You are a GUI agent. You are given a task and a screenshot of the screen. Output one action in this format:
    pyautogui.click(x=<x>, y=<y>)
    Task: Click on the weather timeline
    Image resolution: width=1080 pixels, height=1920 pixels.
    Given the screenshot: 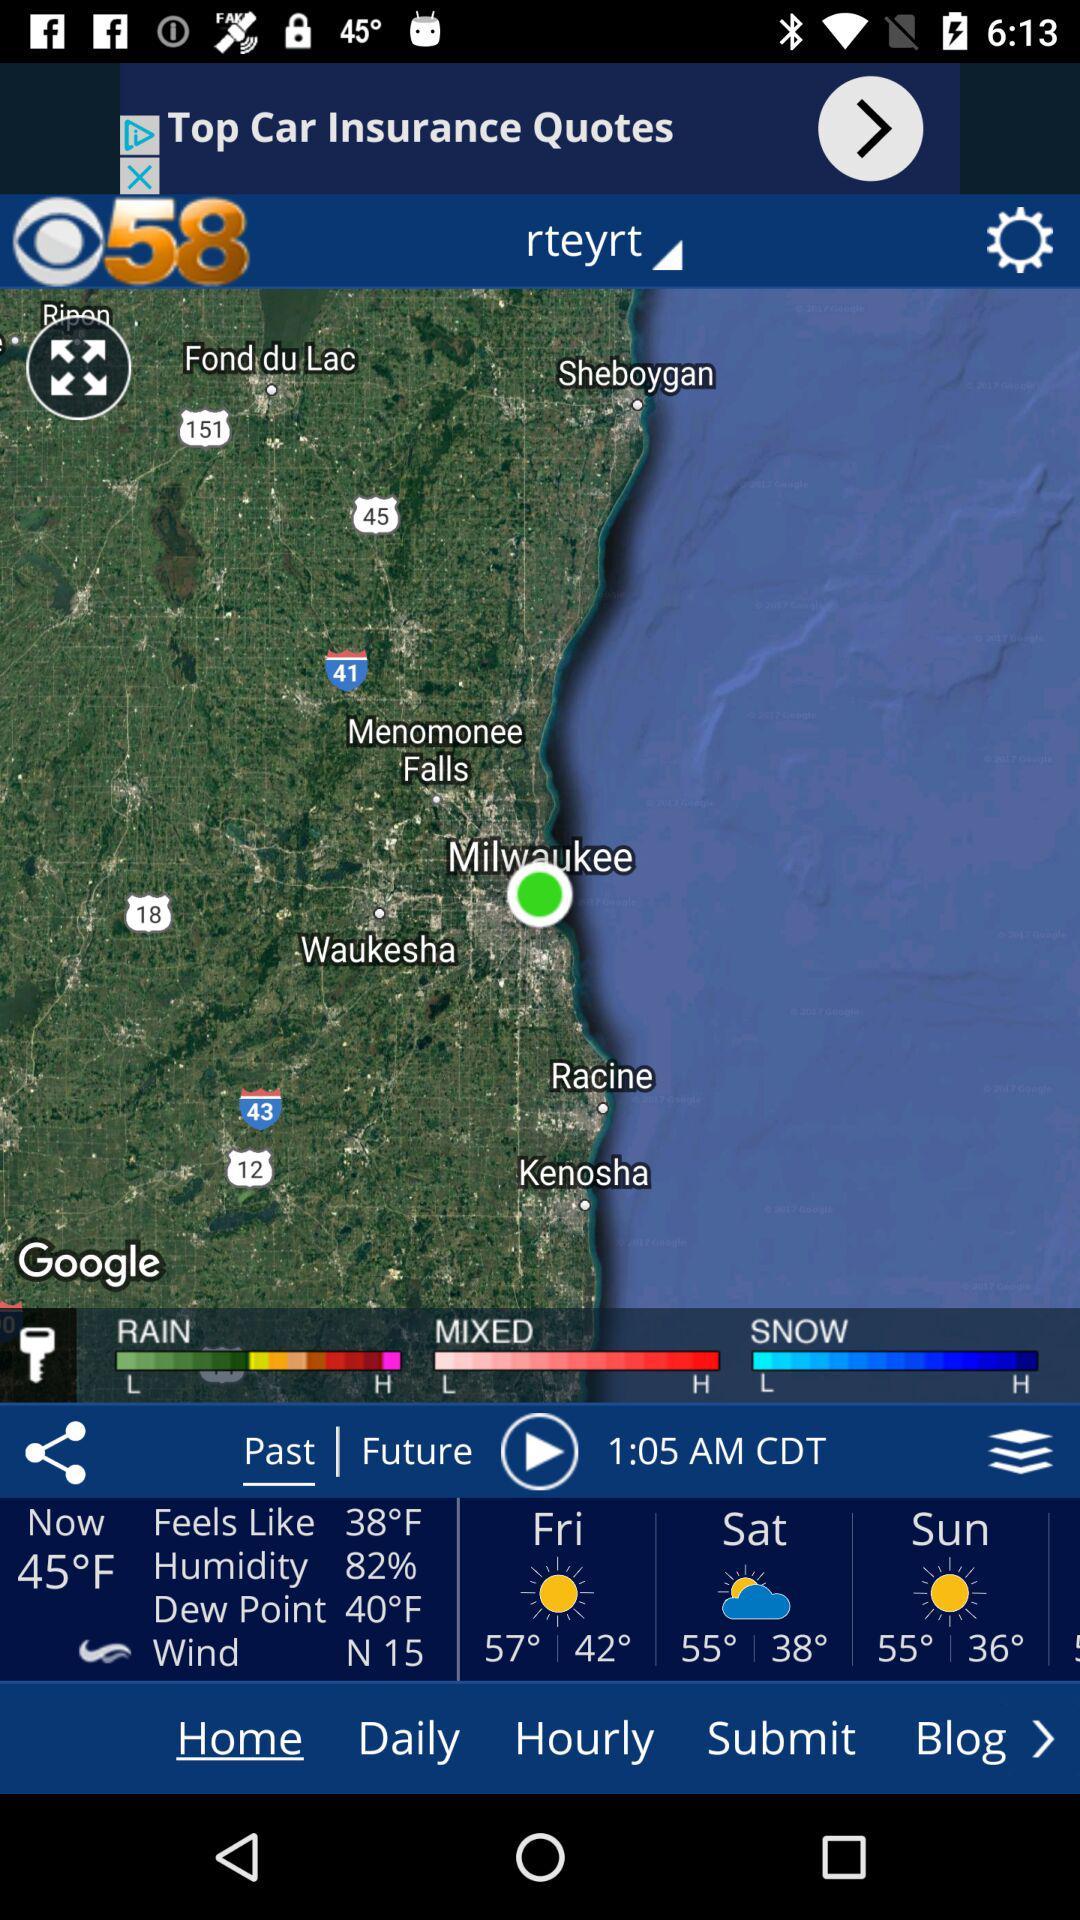 What is the action you would take?
    pyautogui.click(x=538, y=1451)
    